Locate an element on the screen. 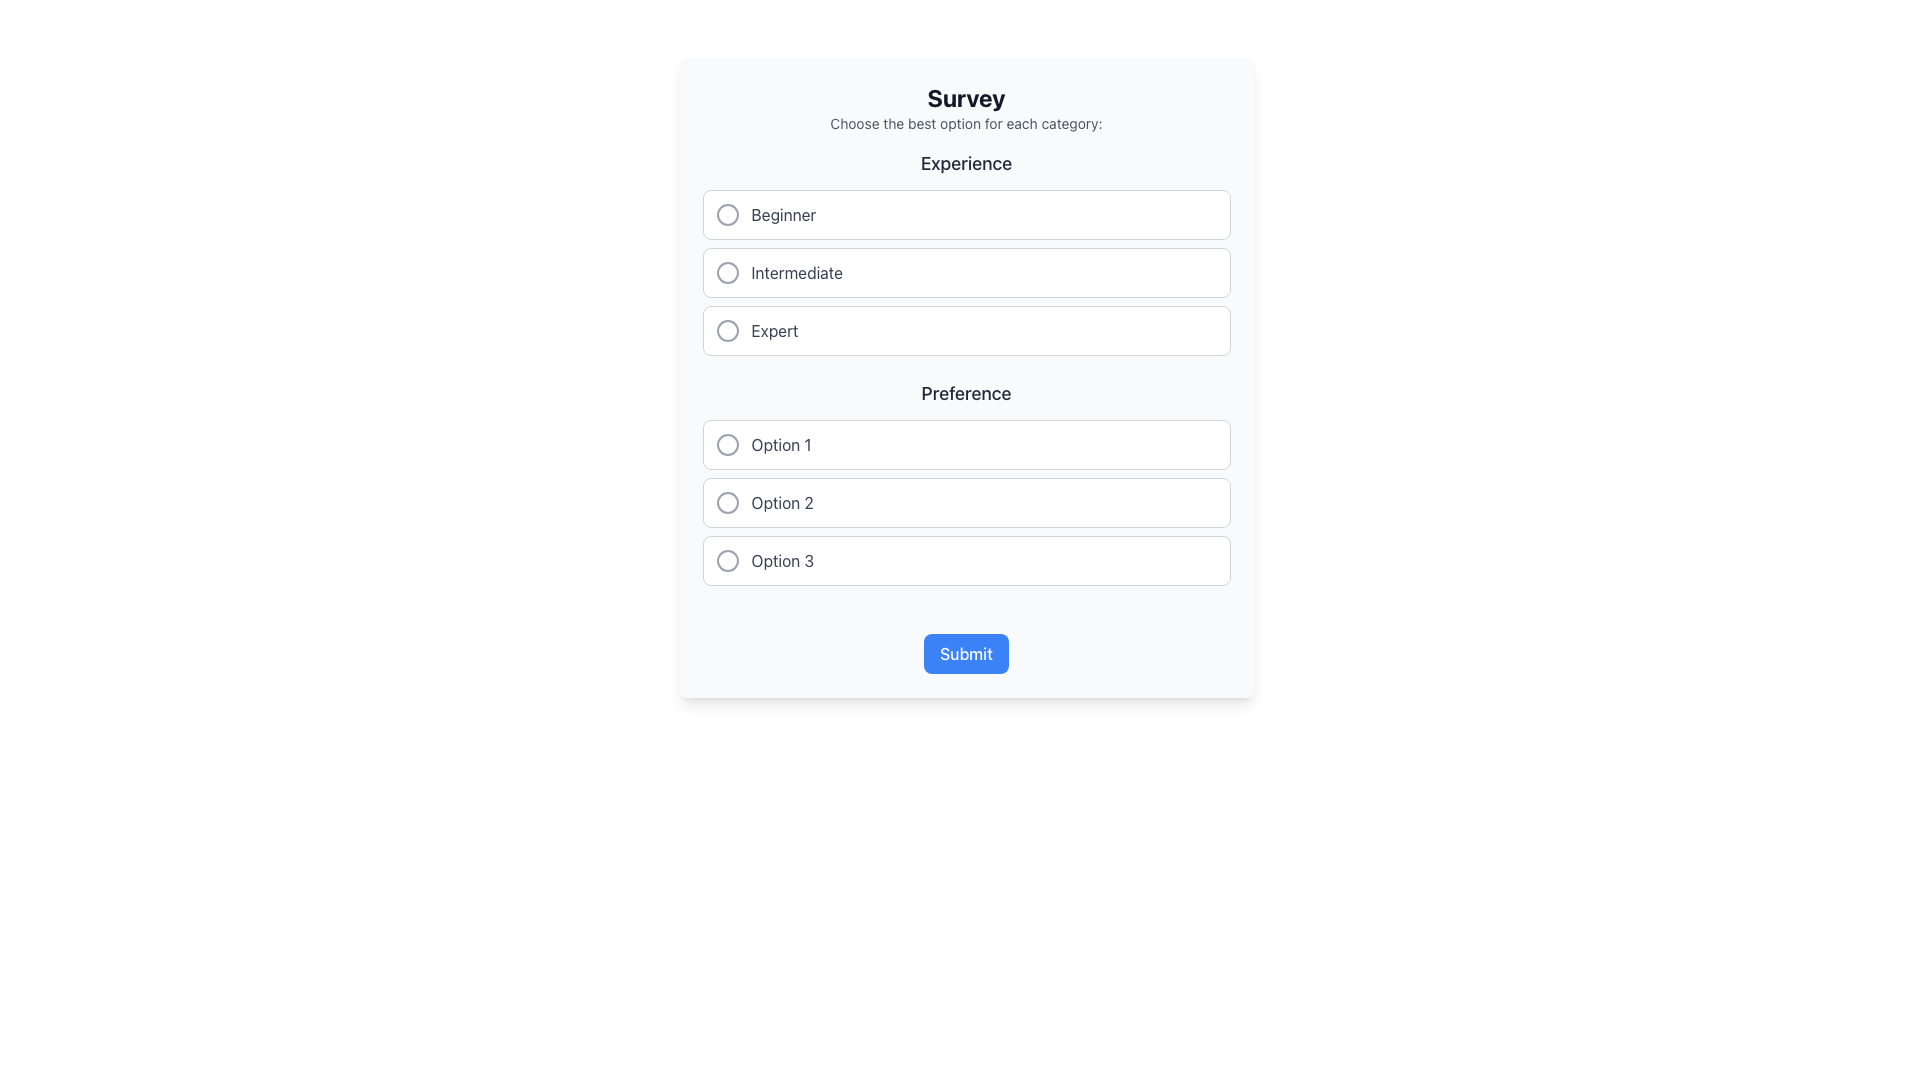  the 'Preference' radio button group options located within the 'Survey' card, below the 'Experience' section and above the 'Submit' button is located at coordinates (966, 482).